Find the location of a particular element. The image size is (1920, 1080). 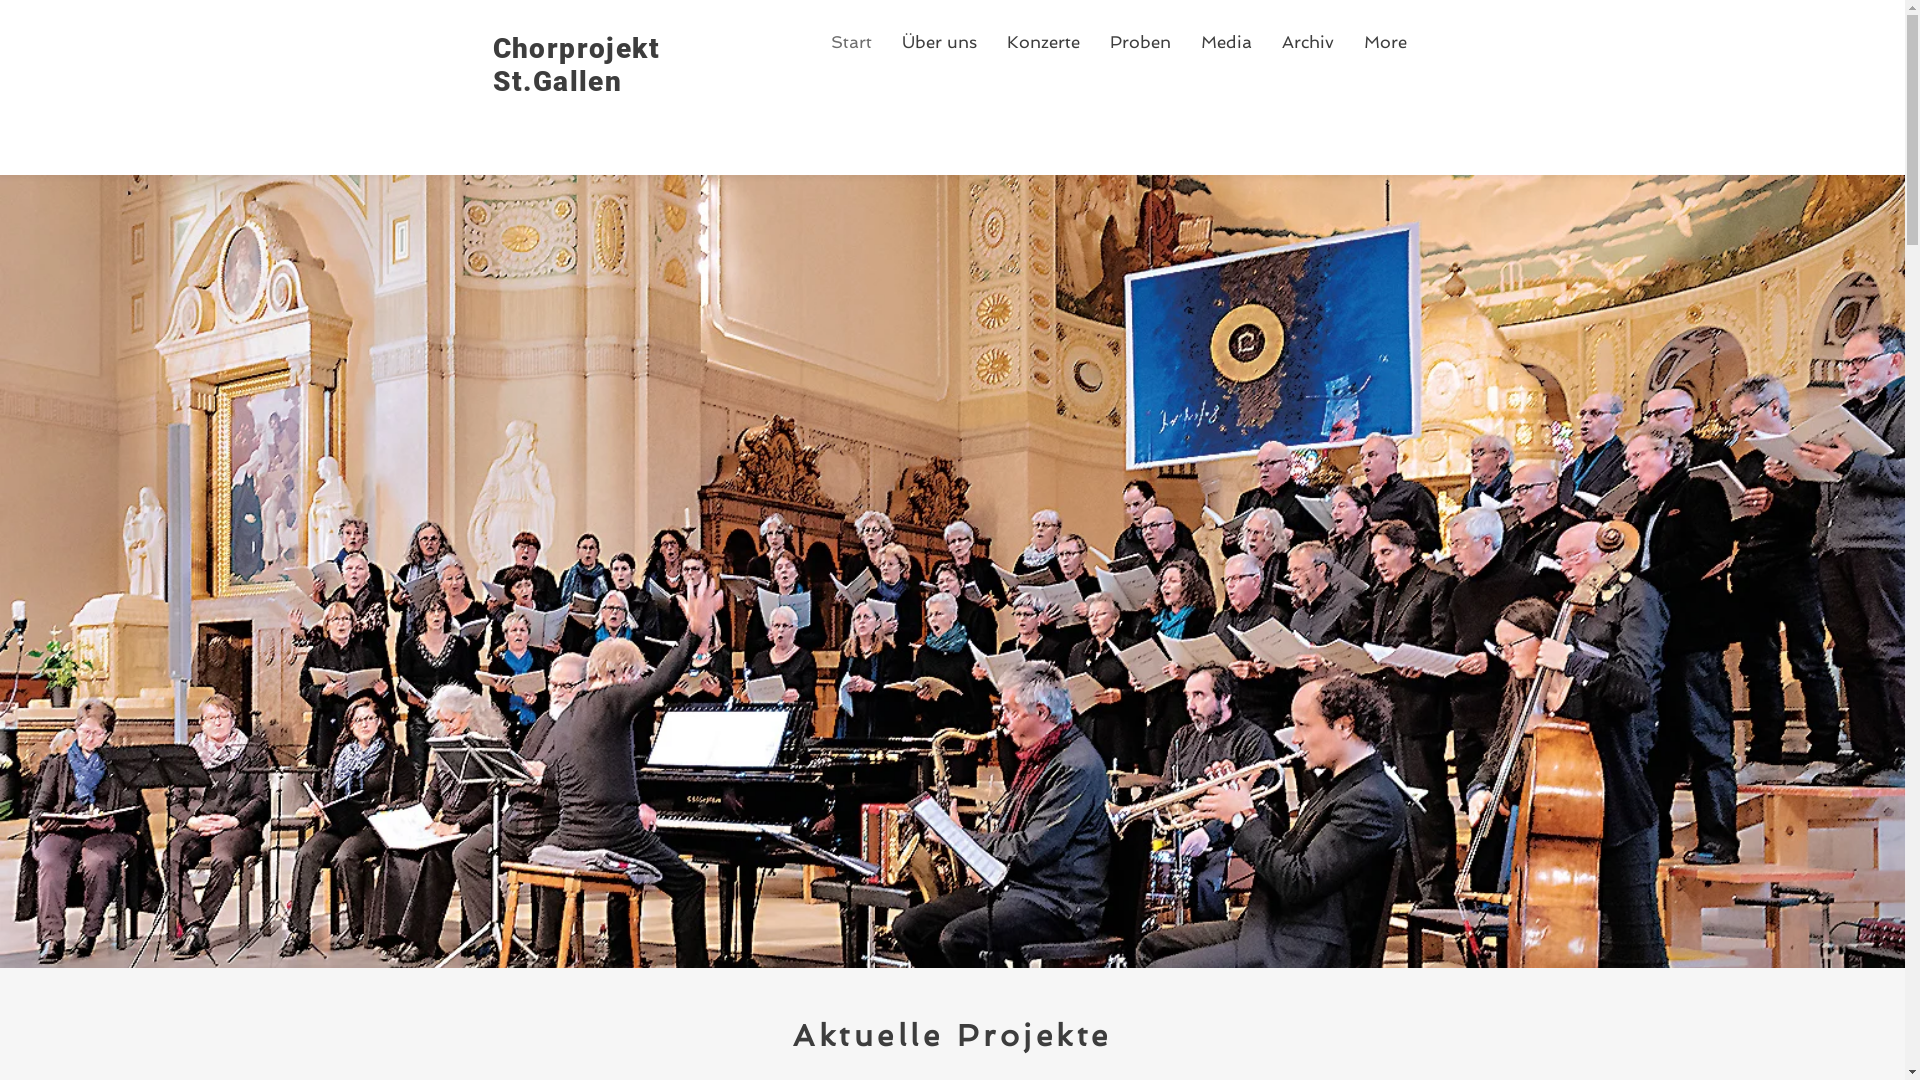

'Proben' is located at coordinates (1139, 42).